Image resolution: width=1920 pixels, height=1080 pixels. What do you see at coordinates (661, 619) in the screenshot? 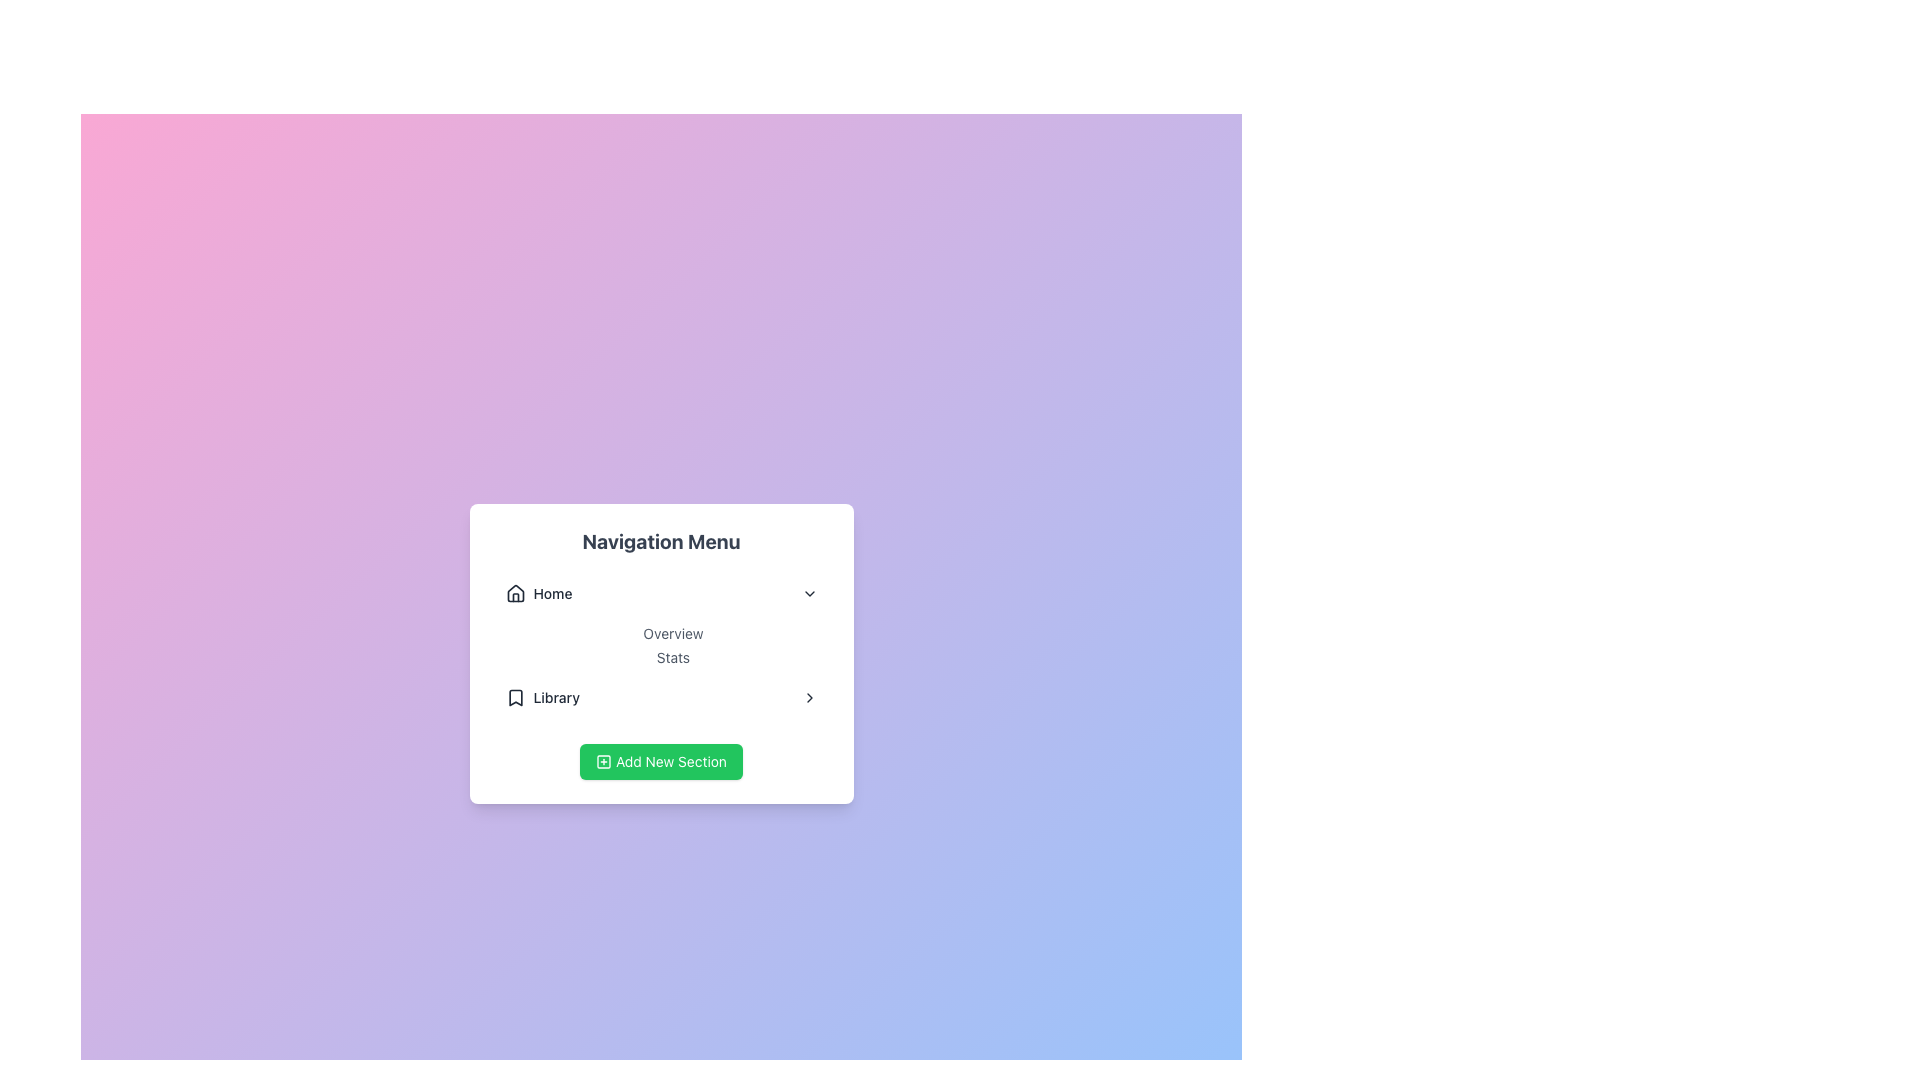
I see `the 'Overview' link in the navigation menu located under the 'Home' category` at bounding box center [661, 619].